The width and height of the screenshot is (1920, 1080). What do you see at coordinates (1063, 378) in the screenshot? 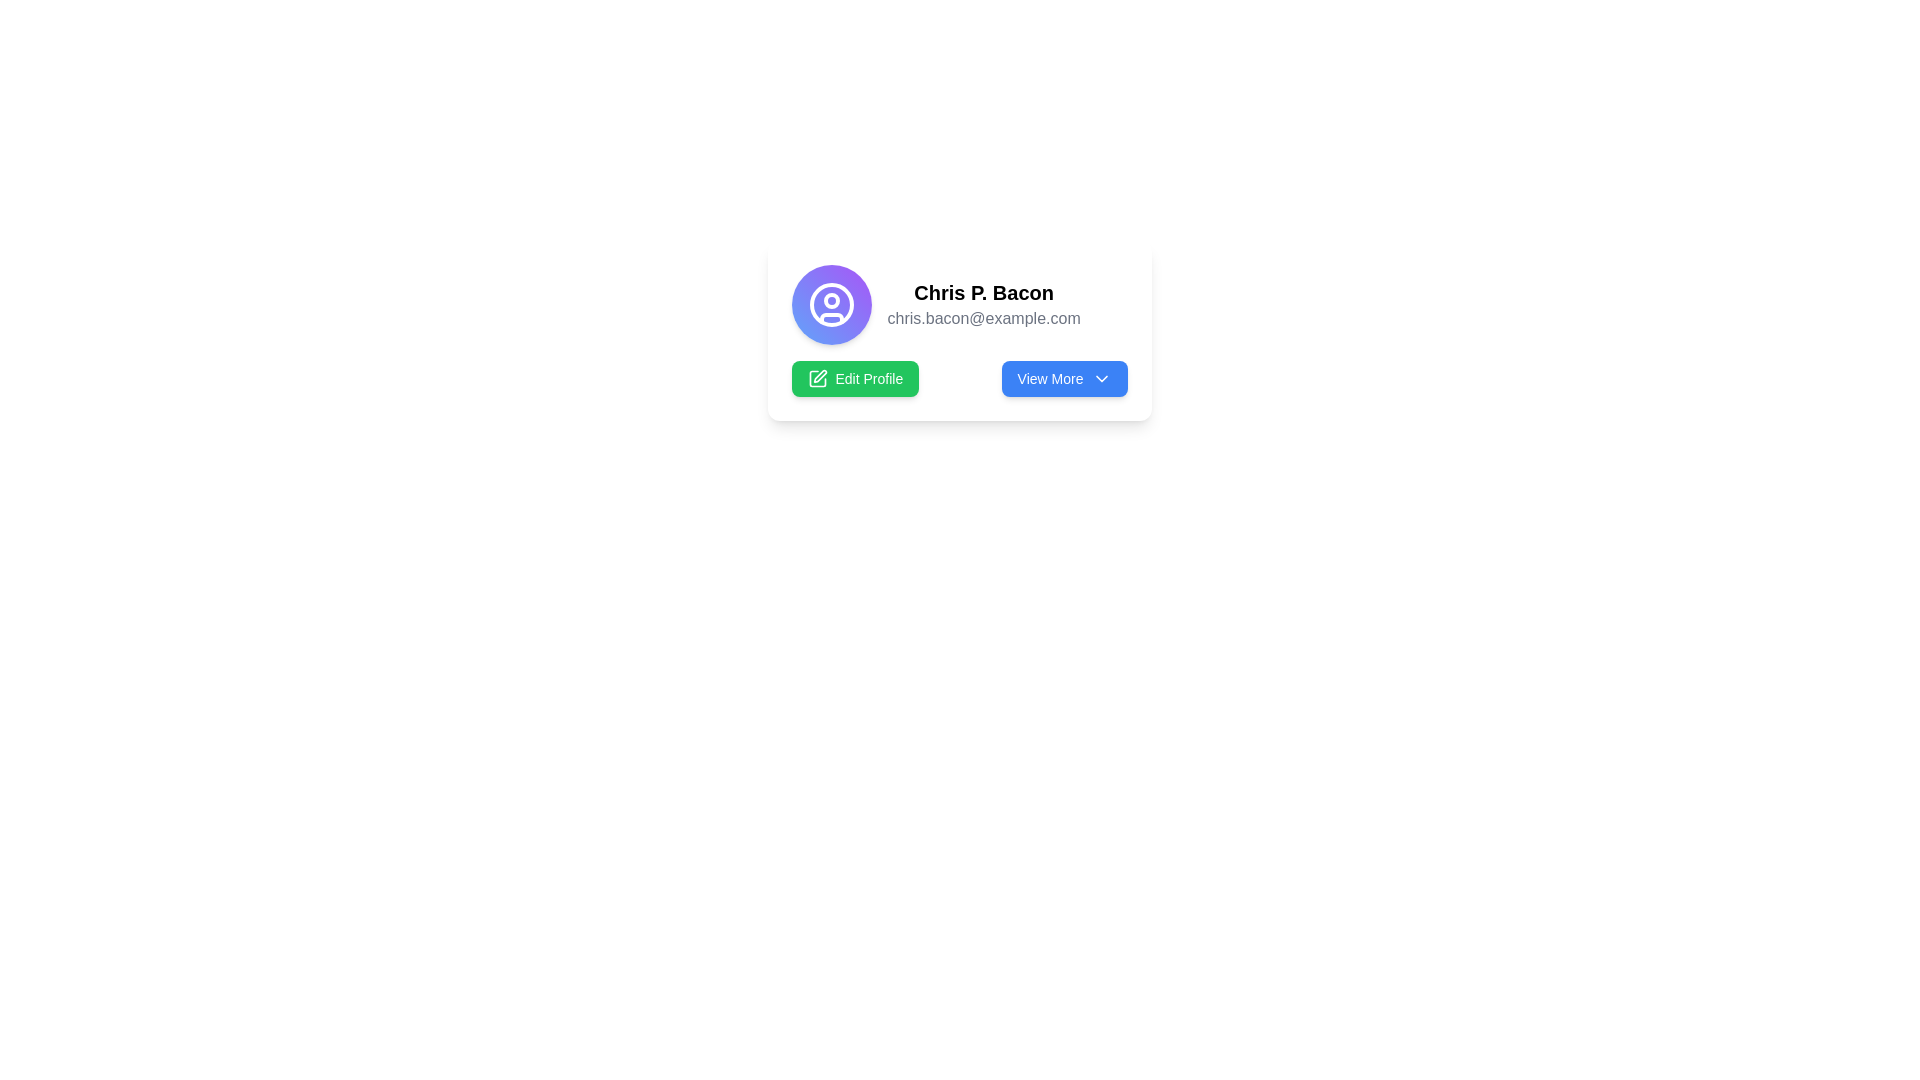
I see `the 'View More' button, which is a rectangular button with rounded corners, blue background, and white text` at bounding box center [1063, 378].